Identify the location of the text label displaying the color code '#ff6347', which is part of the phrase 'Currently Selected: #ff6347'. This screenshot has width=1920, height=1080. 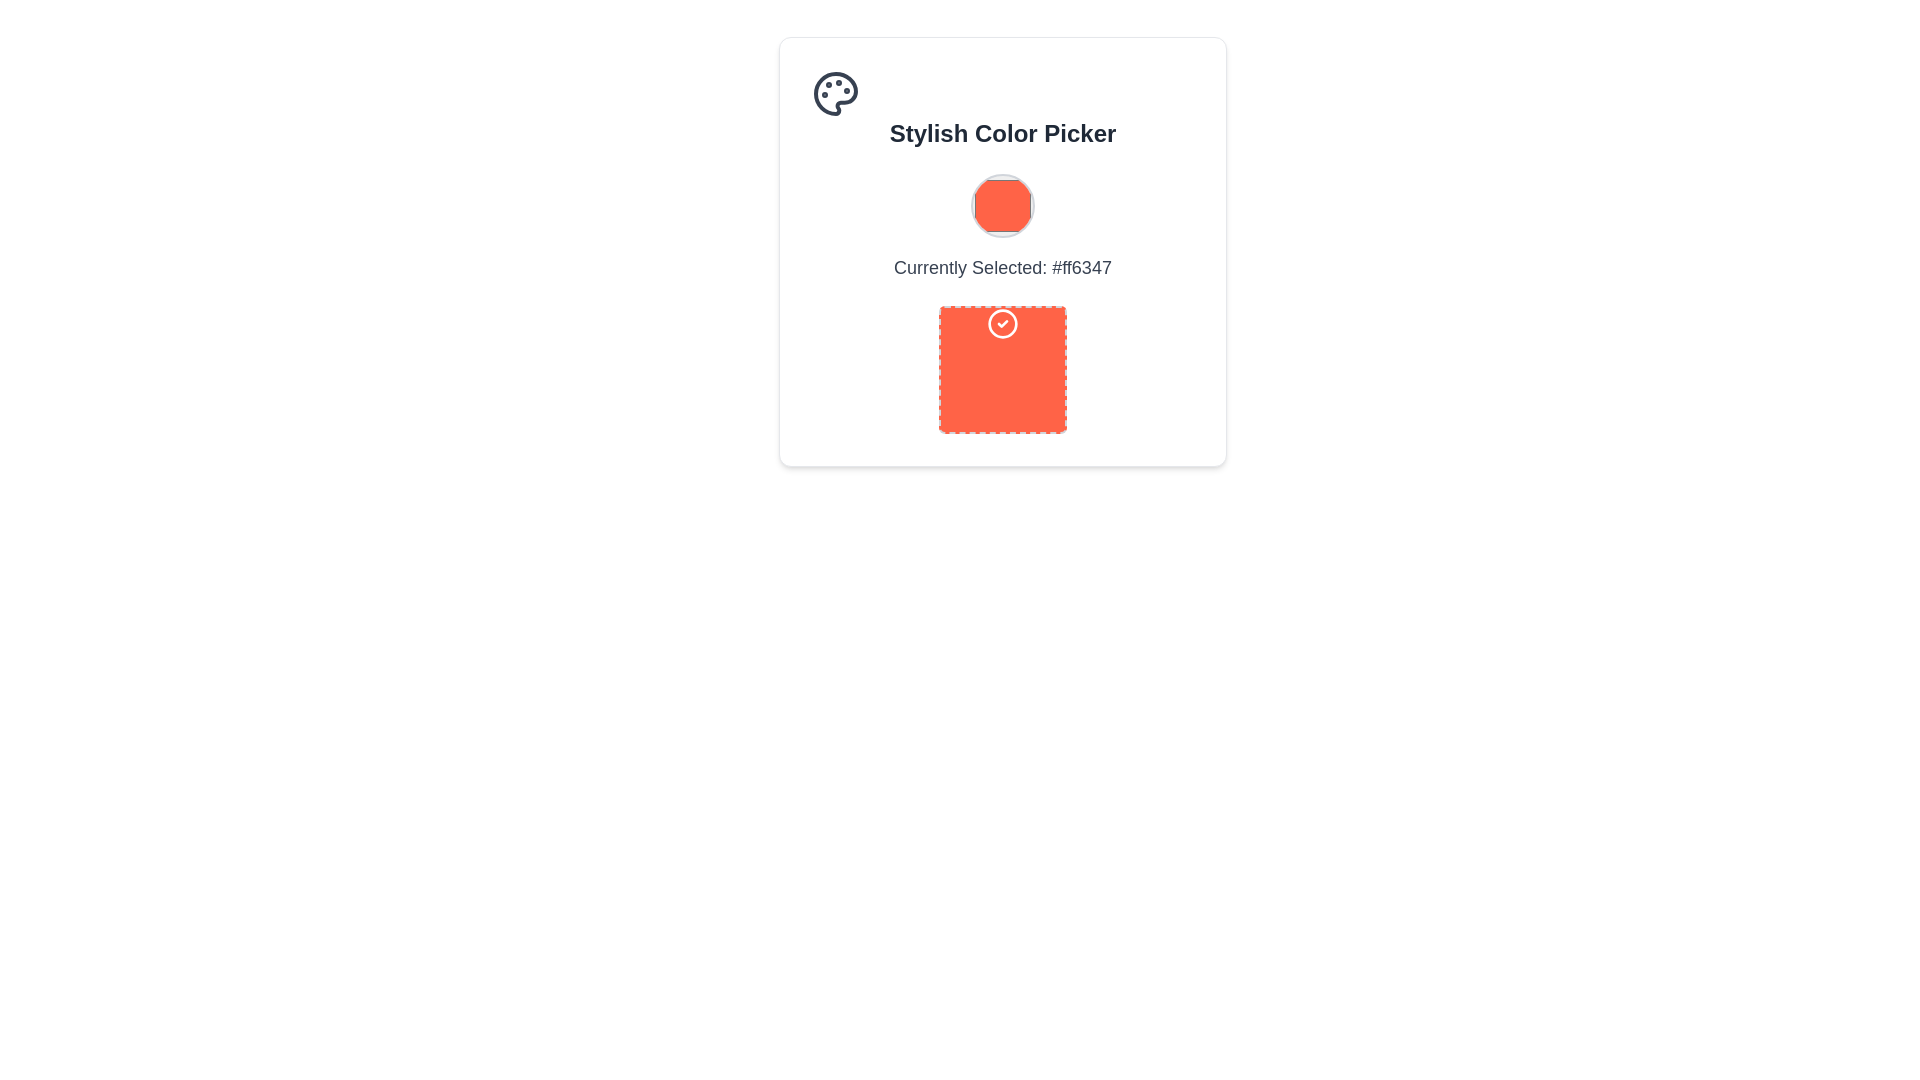
(1081, 266).